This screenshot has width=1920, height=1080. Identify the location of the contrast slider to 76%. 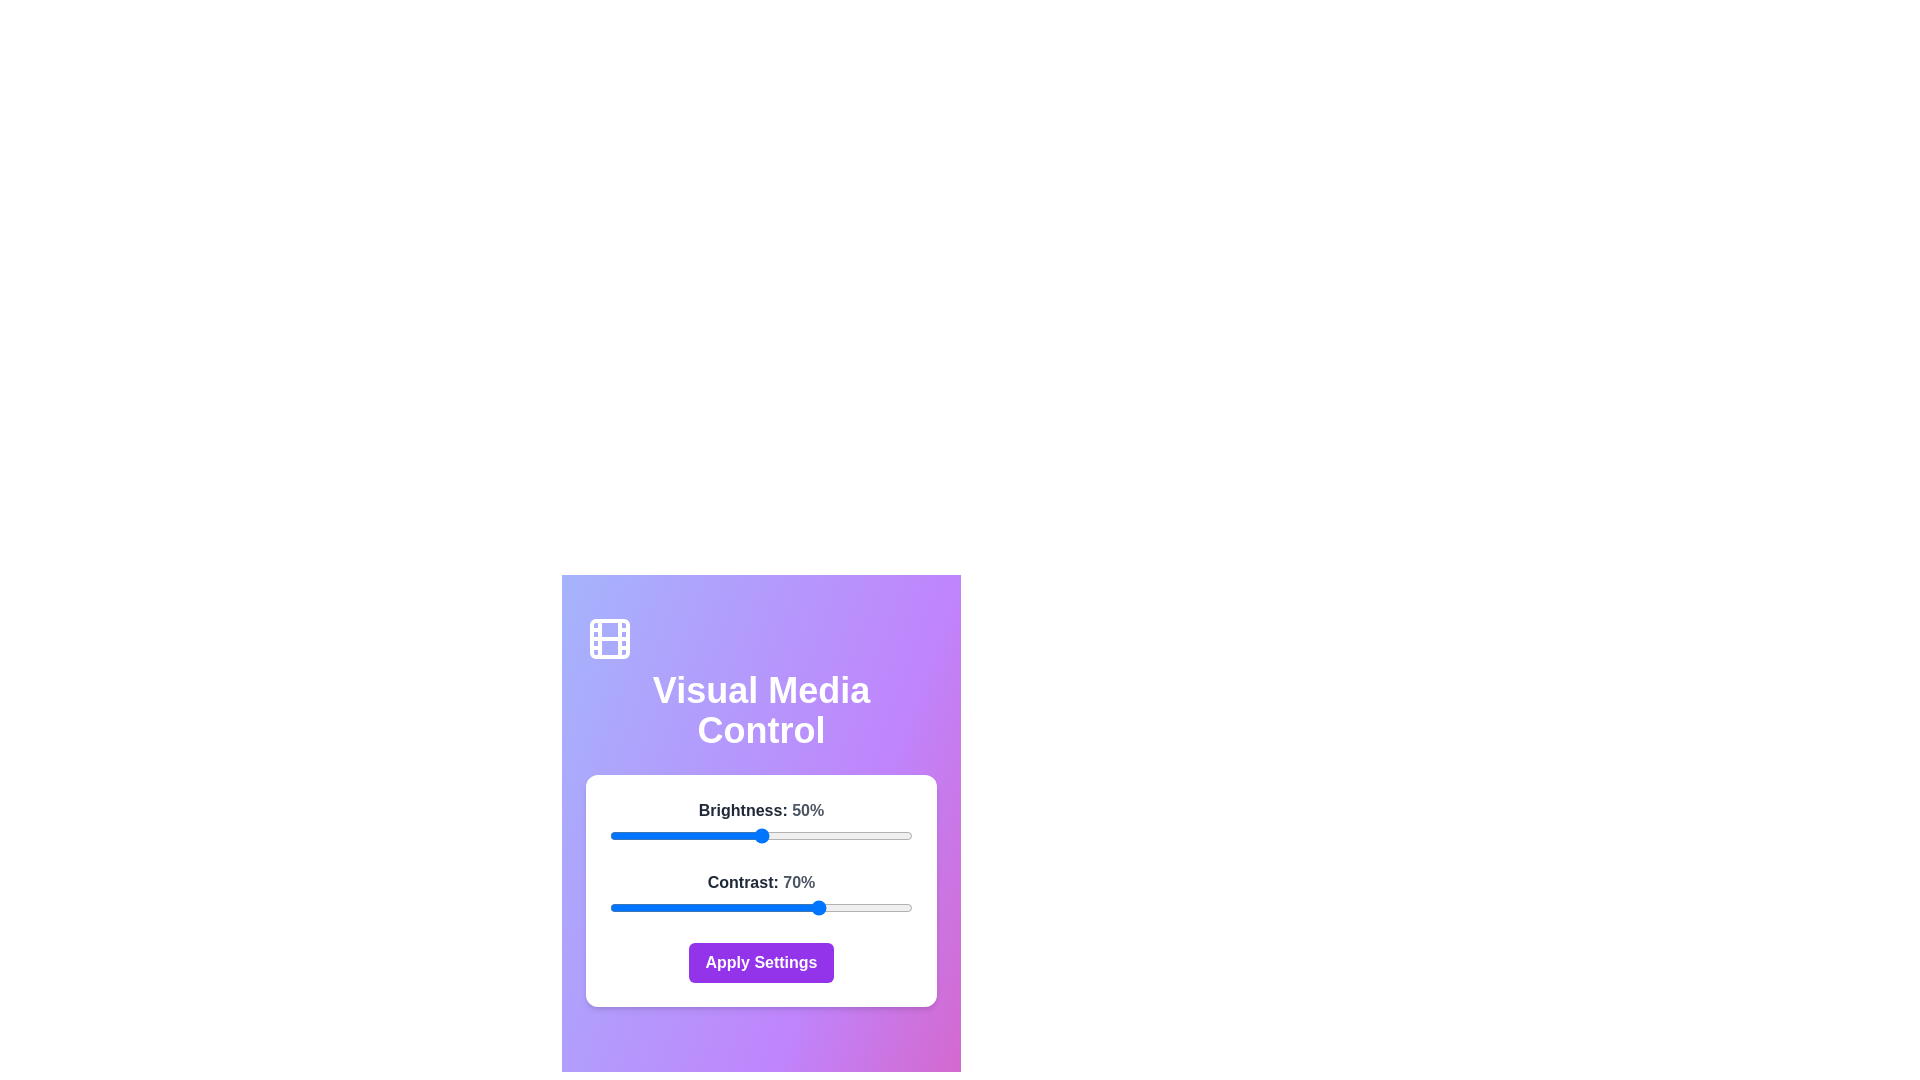
(840, 907).